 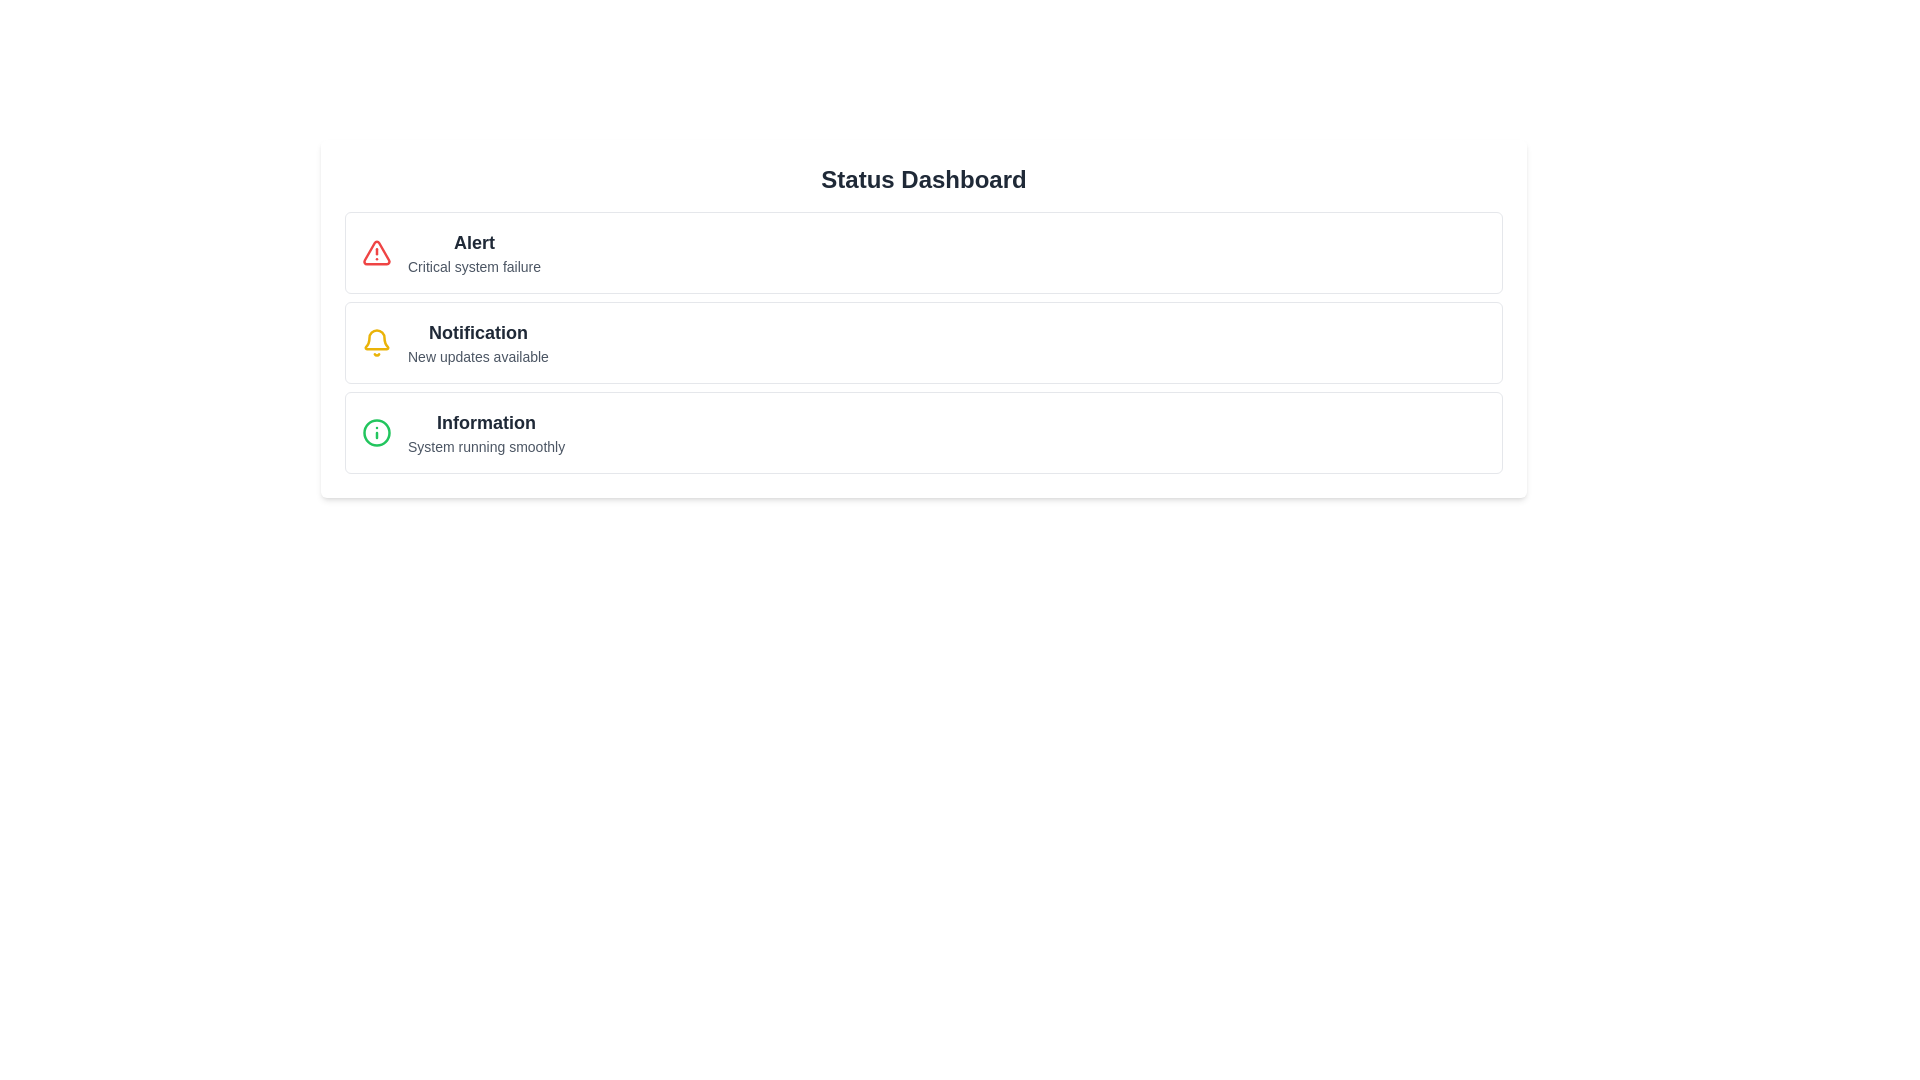 What do you see at coordinates (377, 342) in the screenshot?
I see `the yellow notification bell icon located at the top-left corner of the notification section` at bounding box center [377, 342].